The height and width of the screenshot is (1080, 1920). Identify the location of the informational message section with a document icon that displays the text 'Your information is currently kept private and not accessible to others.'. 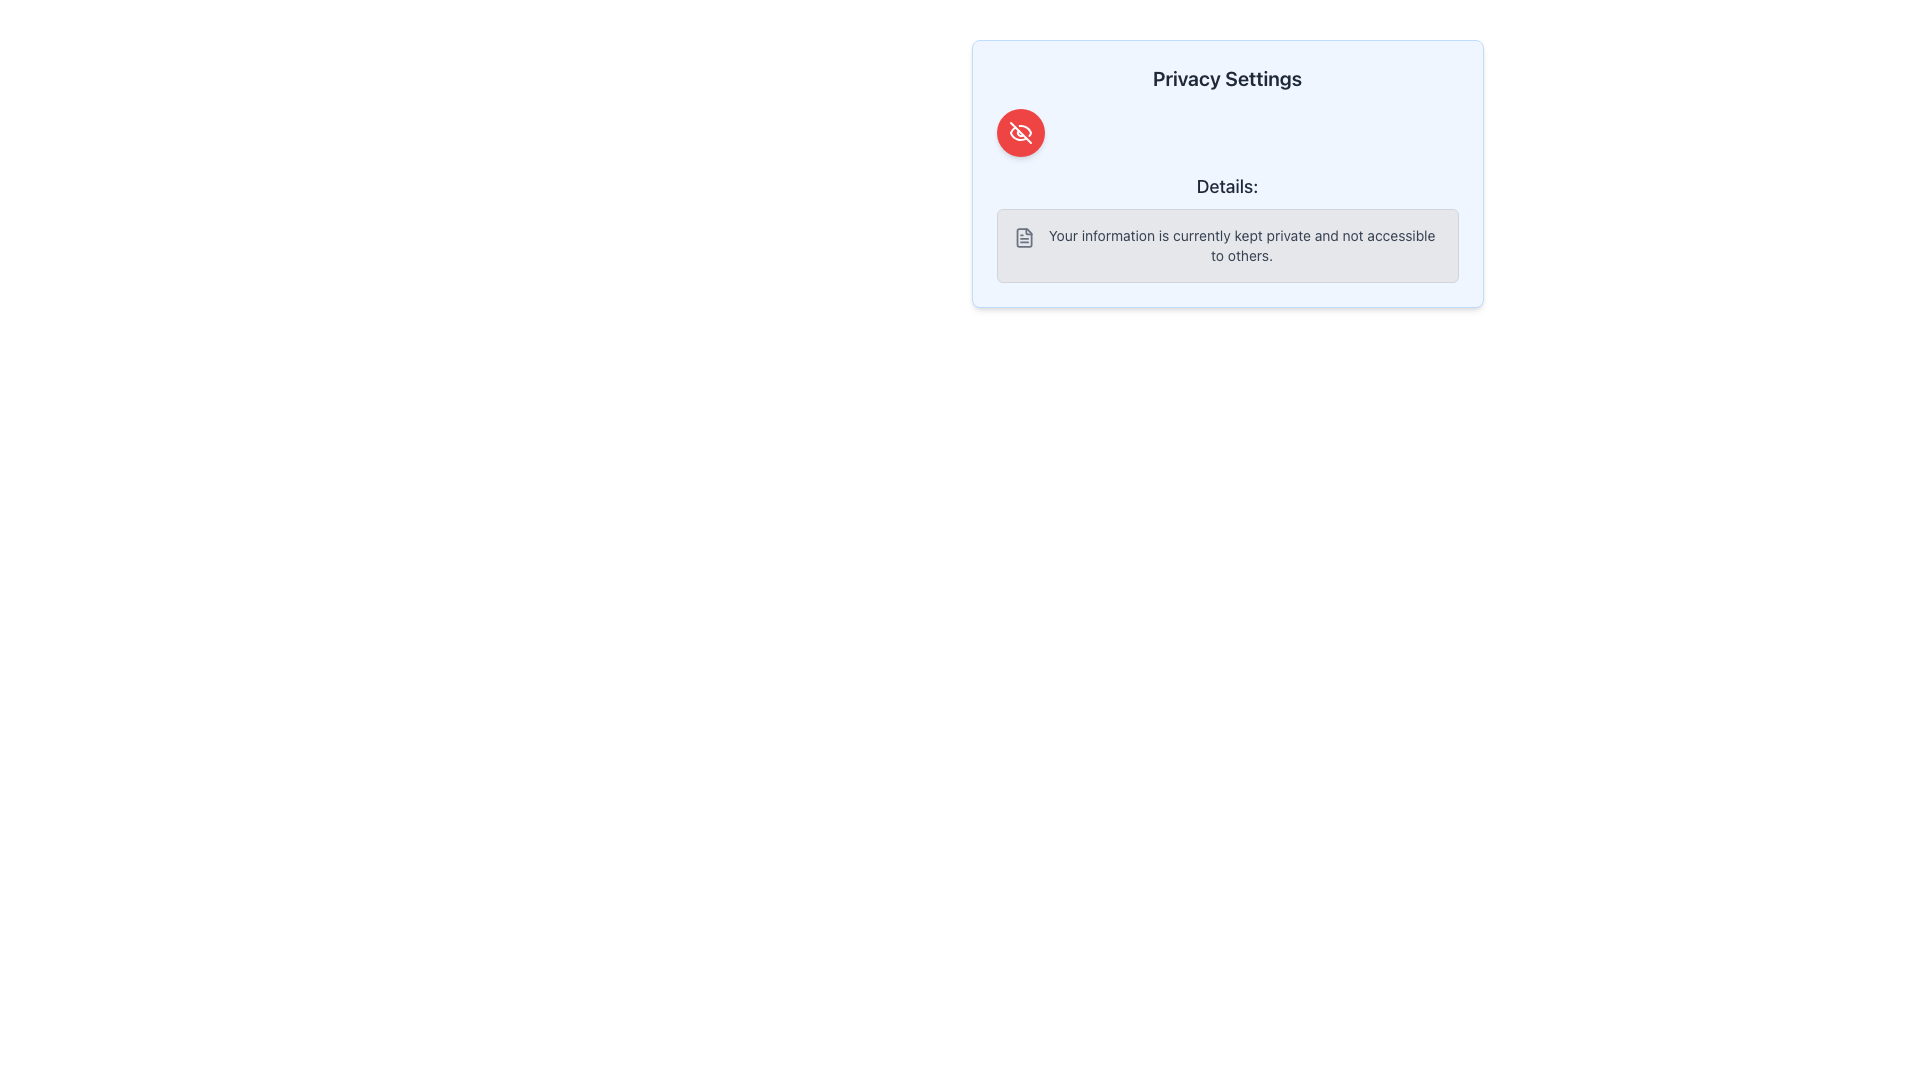
(1226, 245).